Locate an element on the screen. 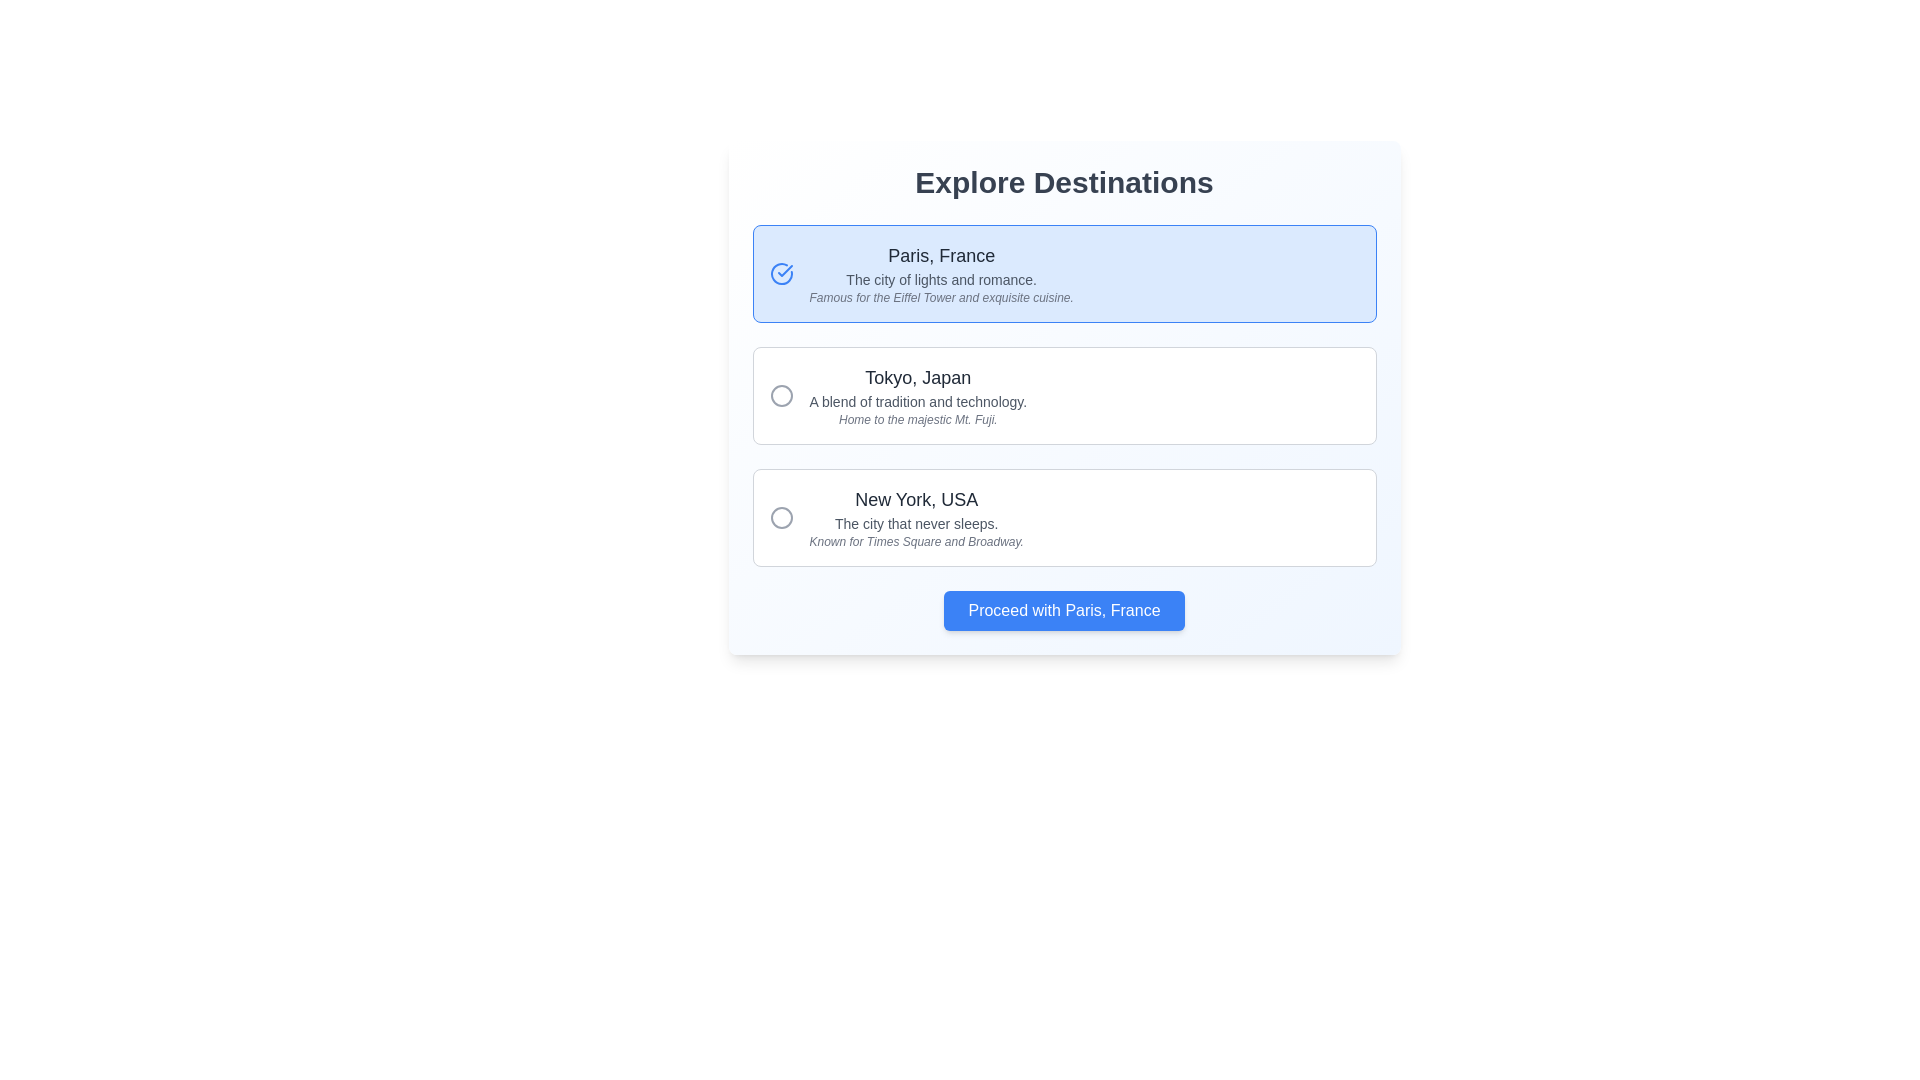 The width and height of the screenshot is (1920, 1080). checkmark icon that signifies the selection of 'Paris, France' in the options panel is located at coordinates (784, 270).